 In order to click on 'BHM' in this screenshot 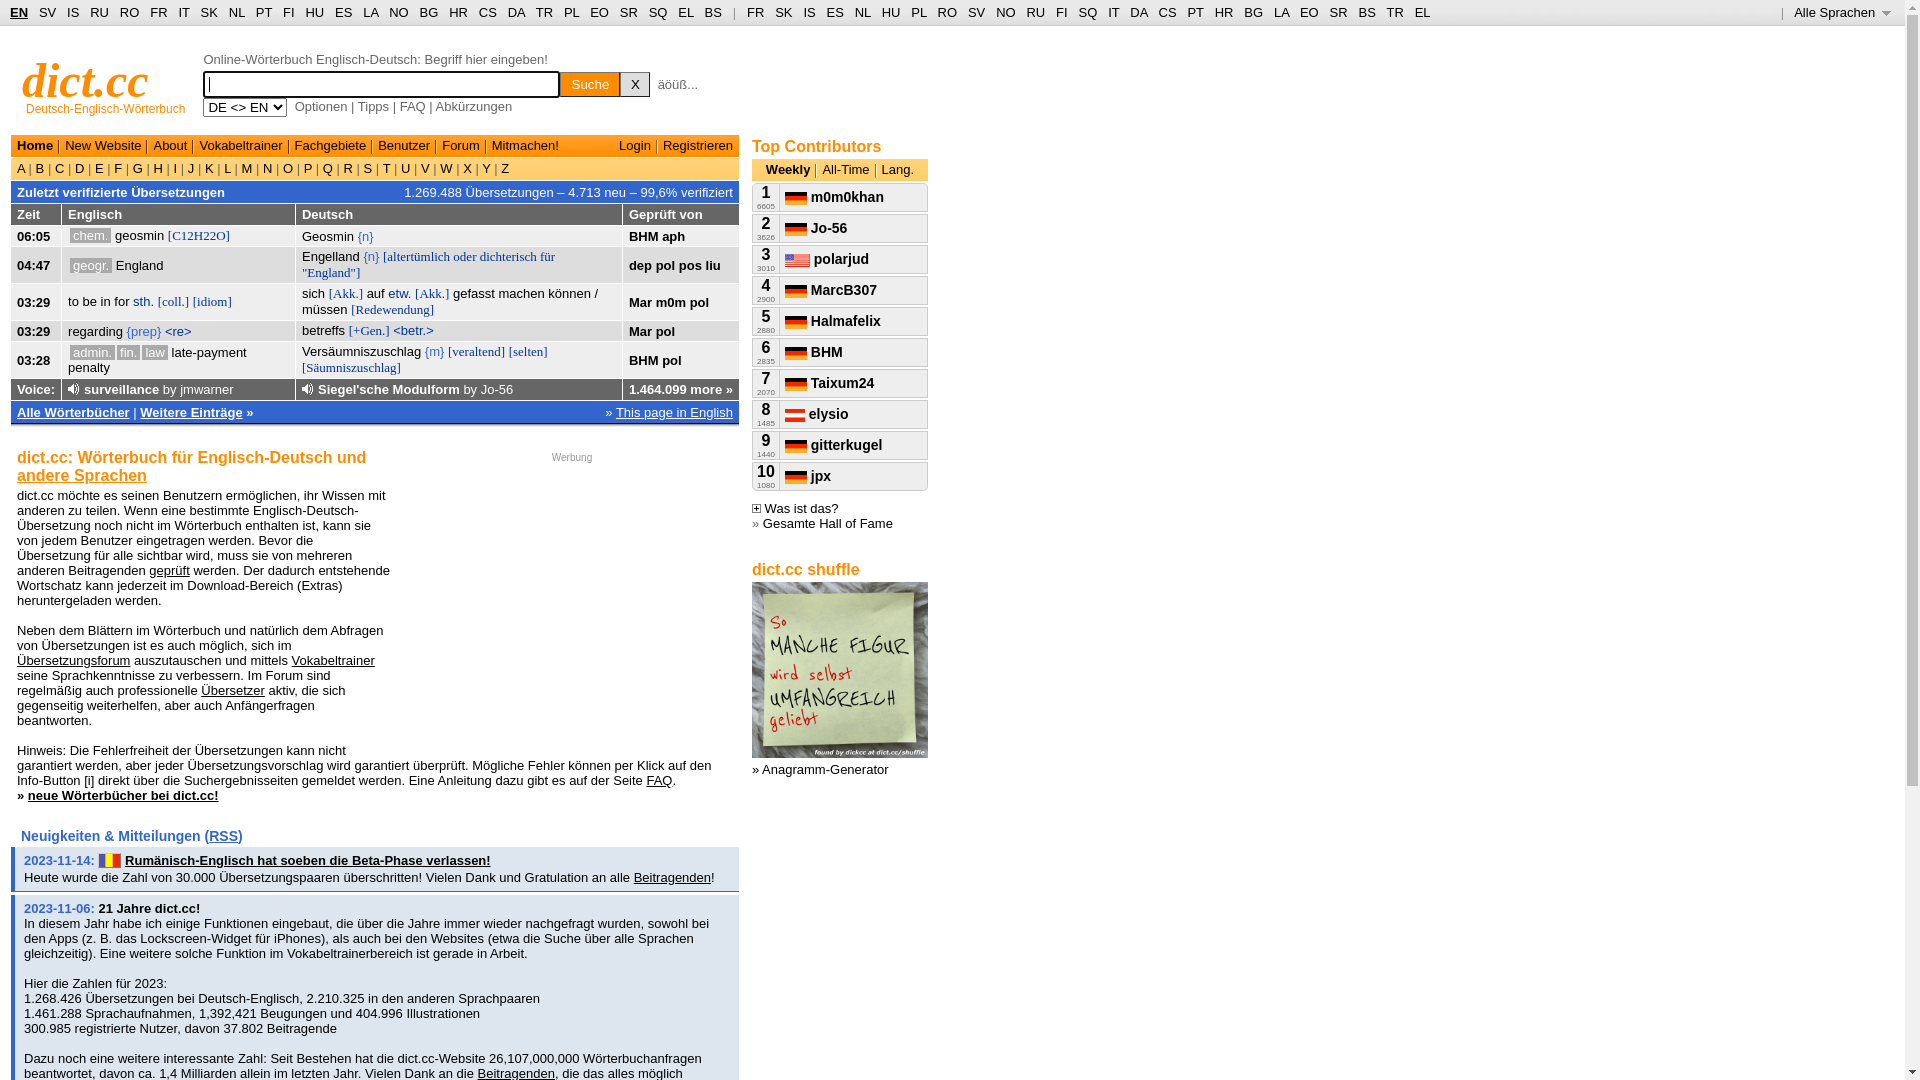, I will do `click(643, 234)`.